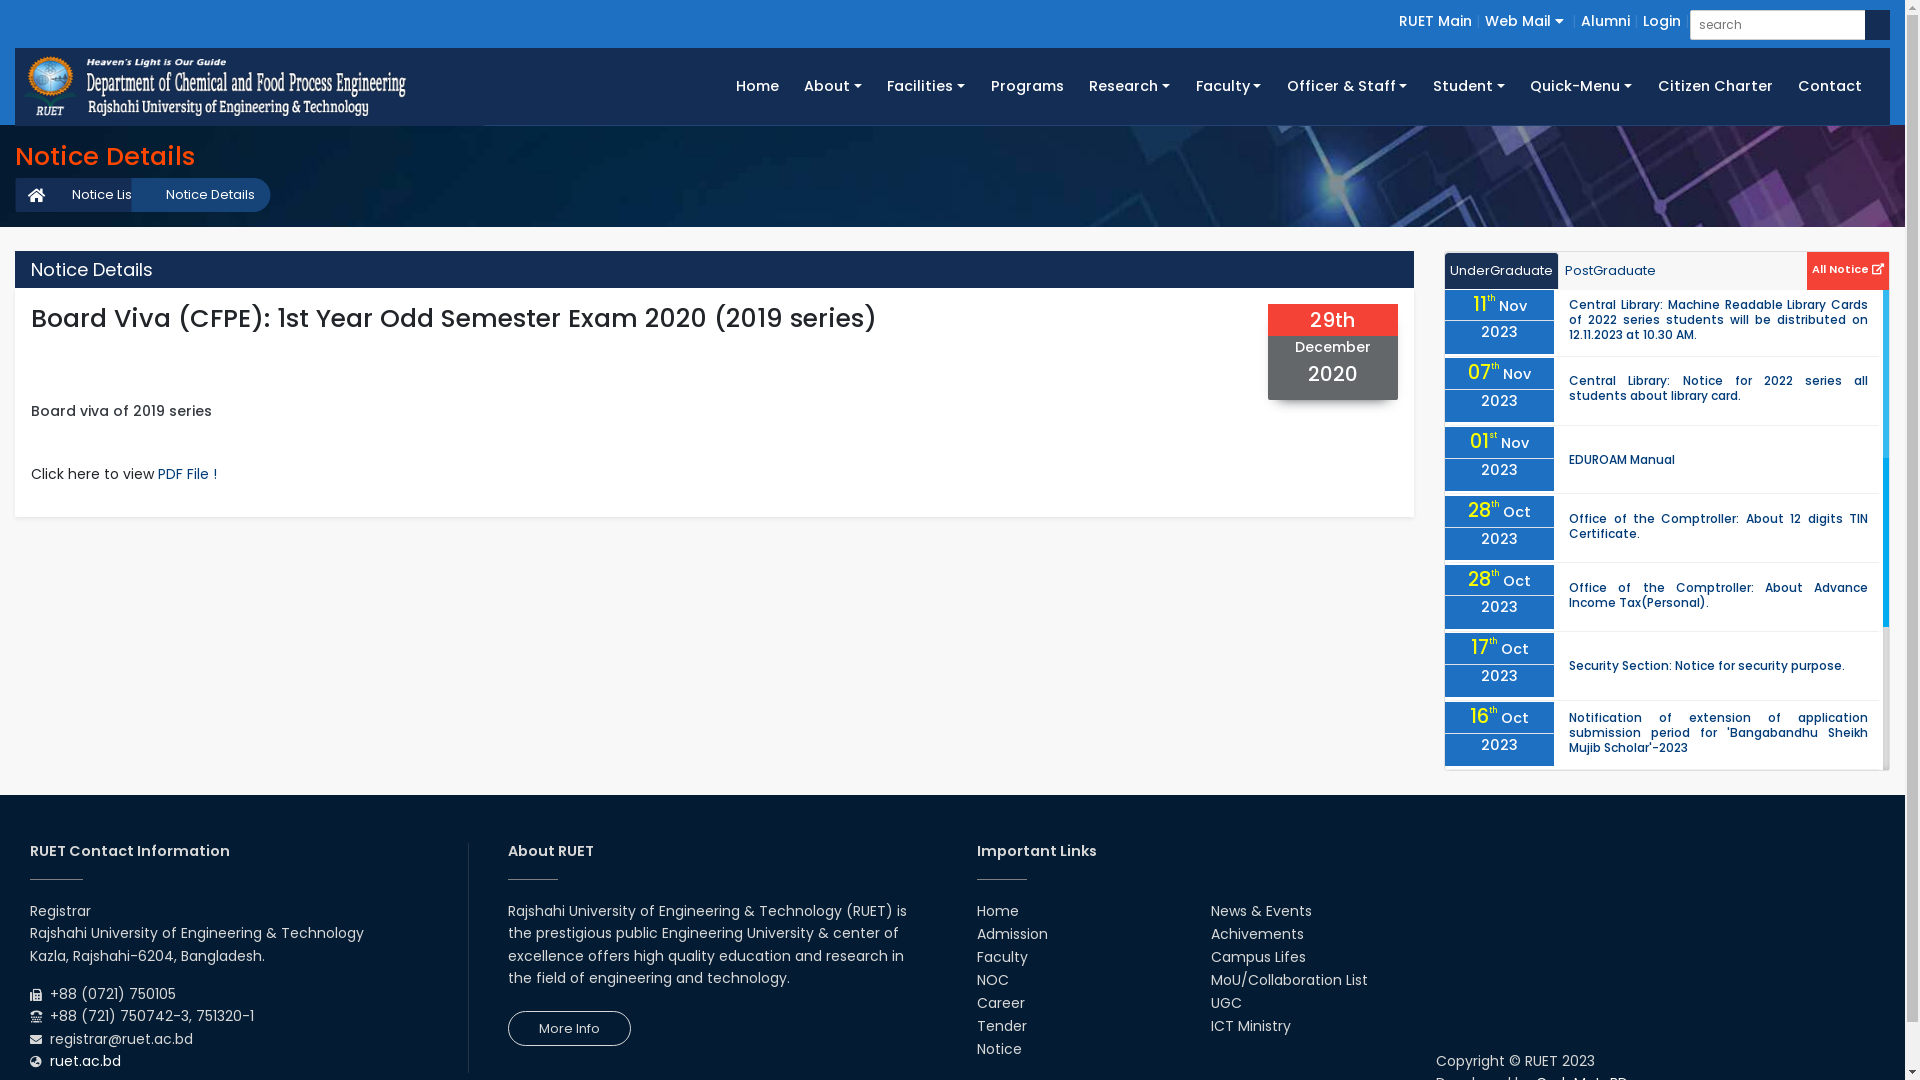 The height and width of the screenshot is (1080, 1920). I want to click on 'Notice Details', so click(200, 195).